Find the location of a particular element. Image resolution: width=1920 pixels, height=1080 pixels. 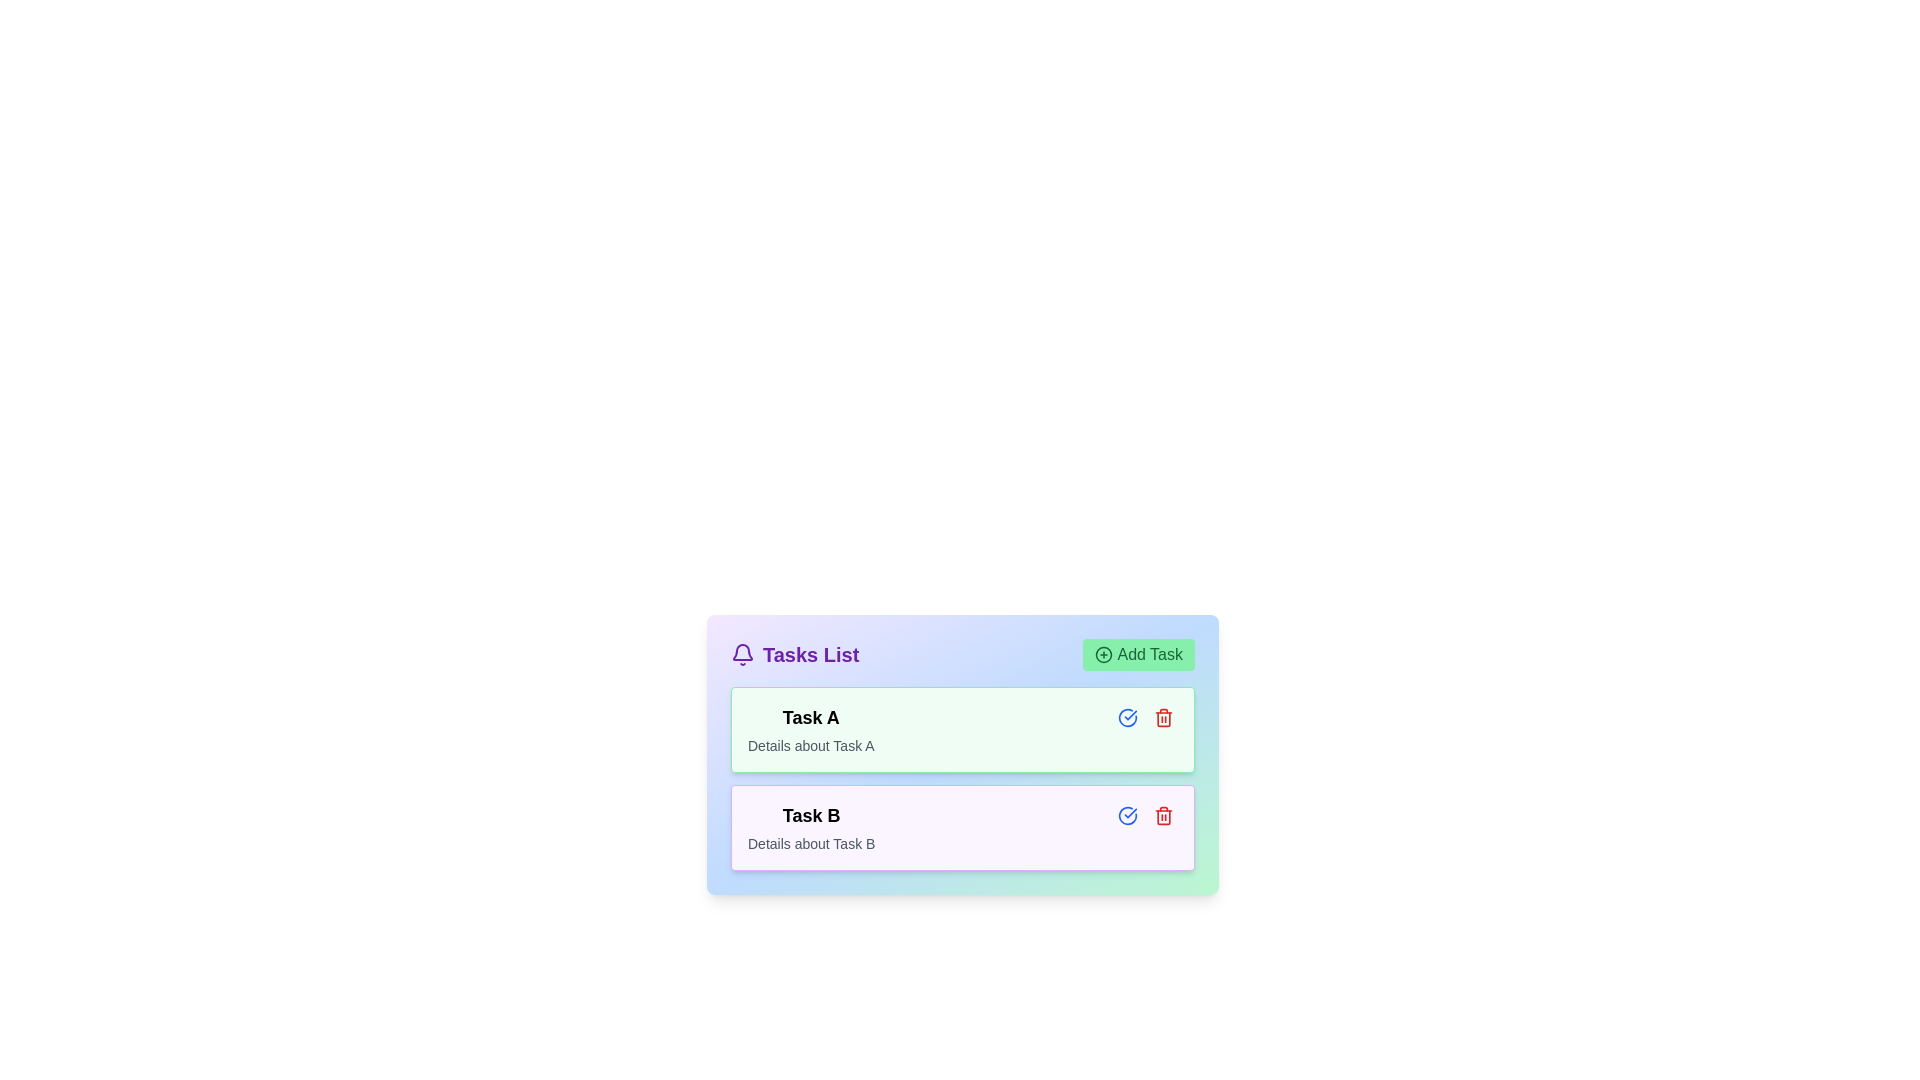

the two-line text component containing the bold headline 'Task B' and the smaller description 'Details about Task B', located in the middle-left section of the second task block in the task list interface is located at coordinates (811, 828).